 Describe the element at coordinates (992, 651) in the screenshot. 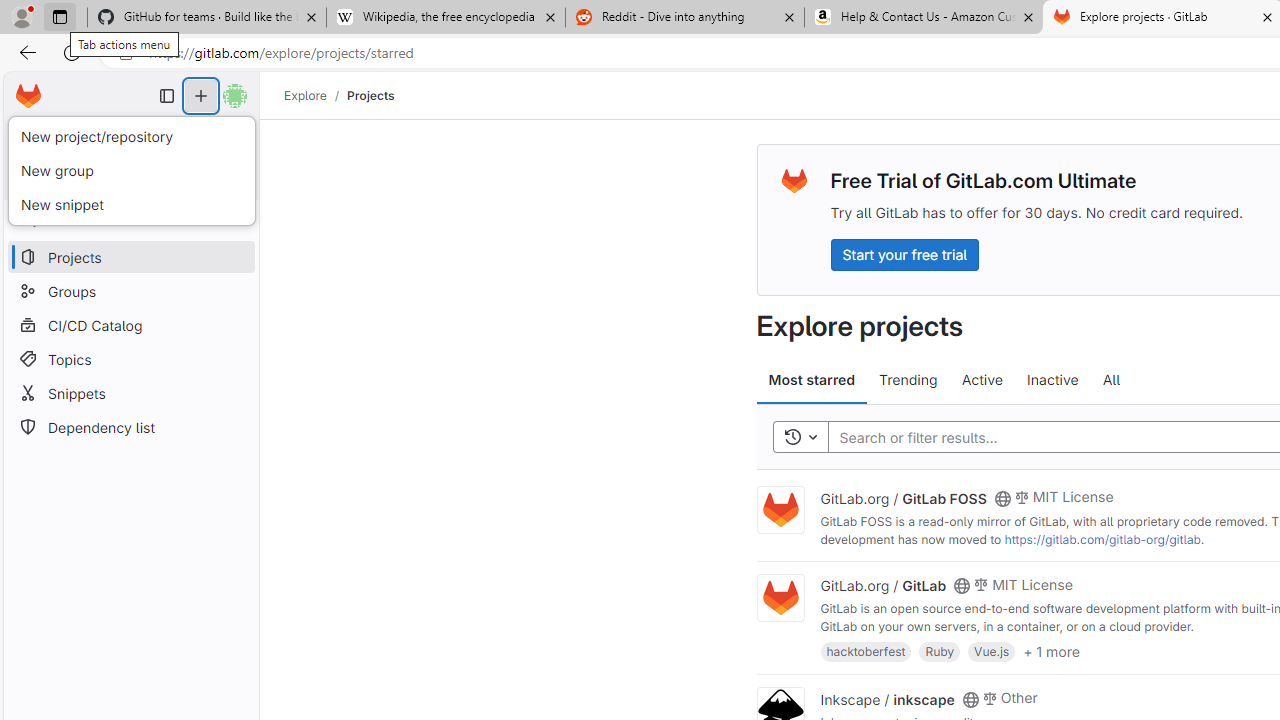

I see `'Vue.js'` at that location.